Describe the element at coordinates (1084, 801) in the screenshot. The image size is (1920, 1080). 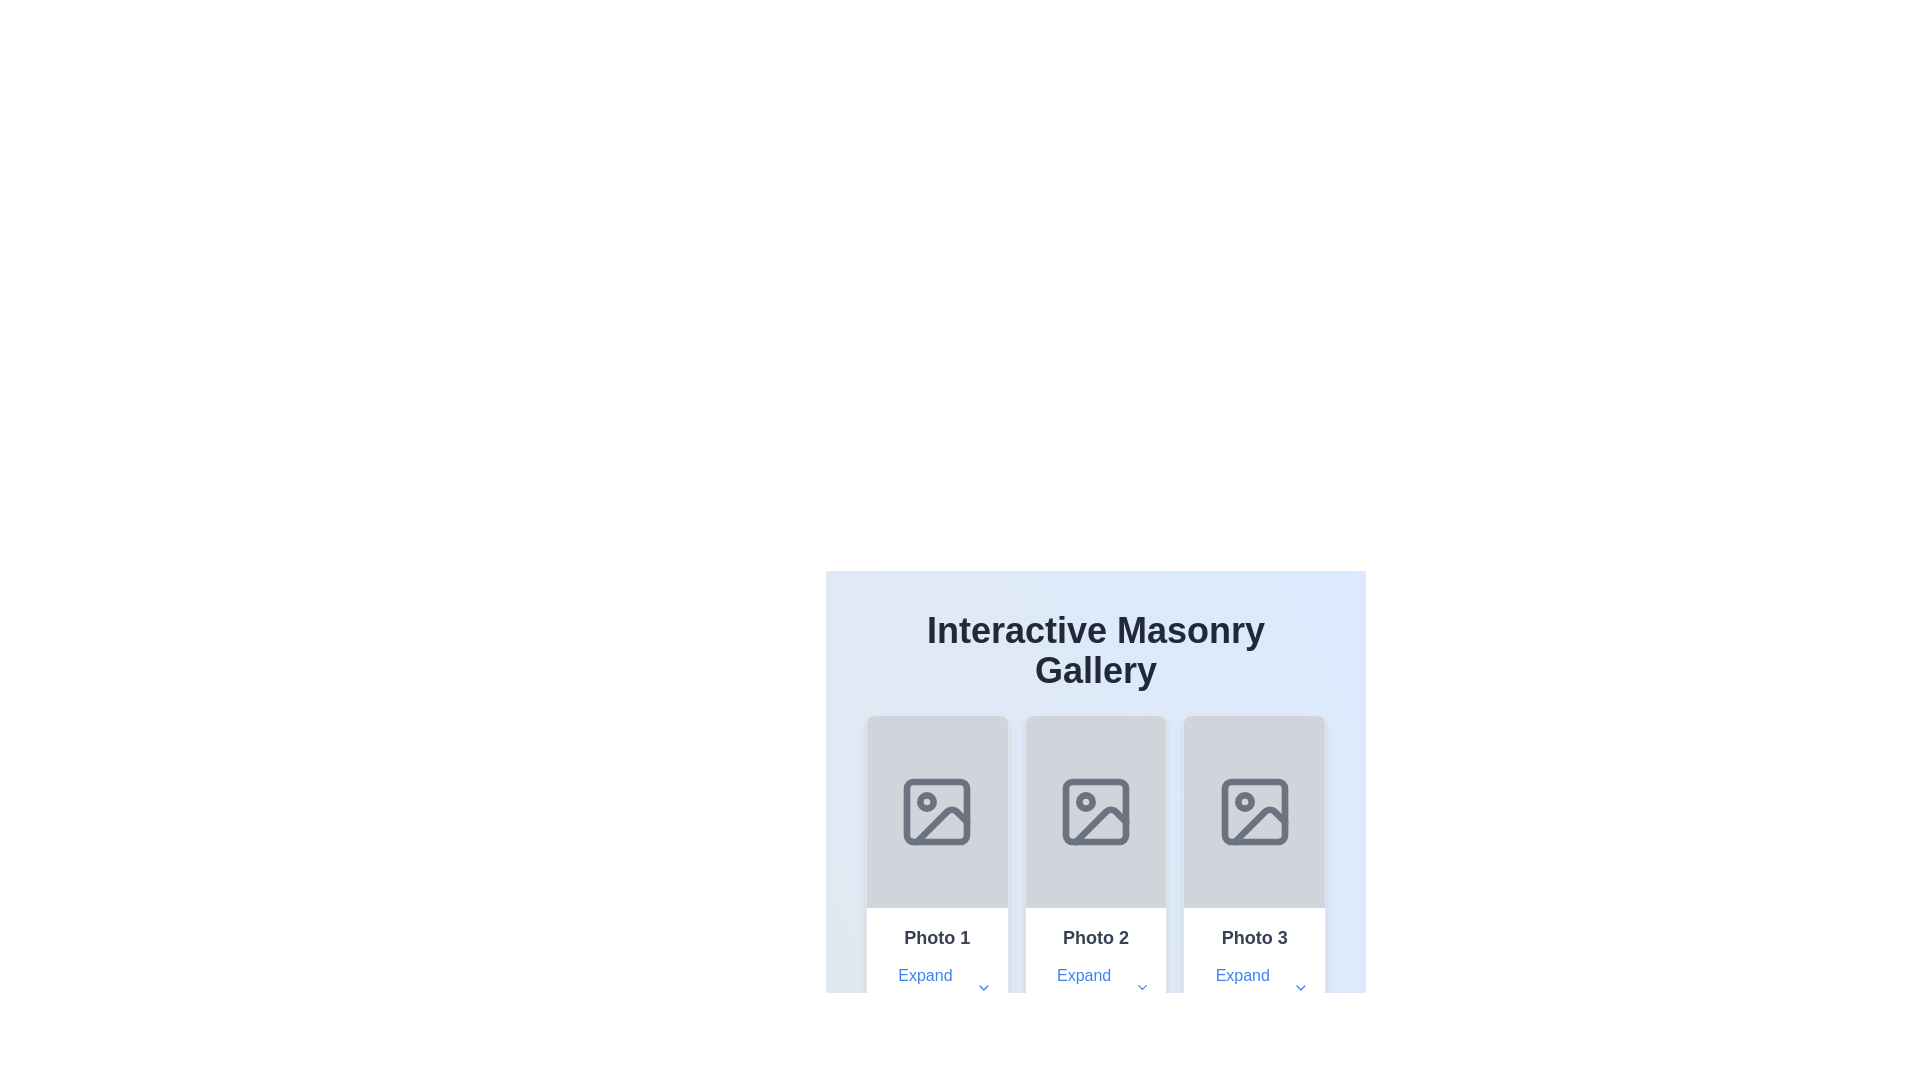
I see `the small circular shape with a red interior located within the image icon of the 'Photo 2' card in the gallery` at that location.